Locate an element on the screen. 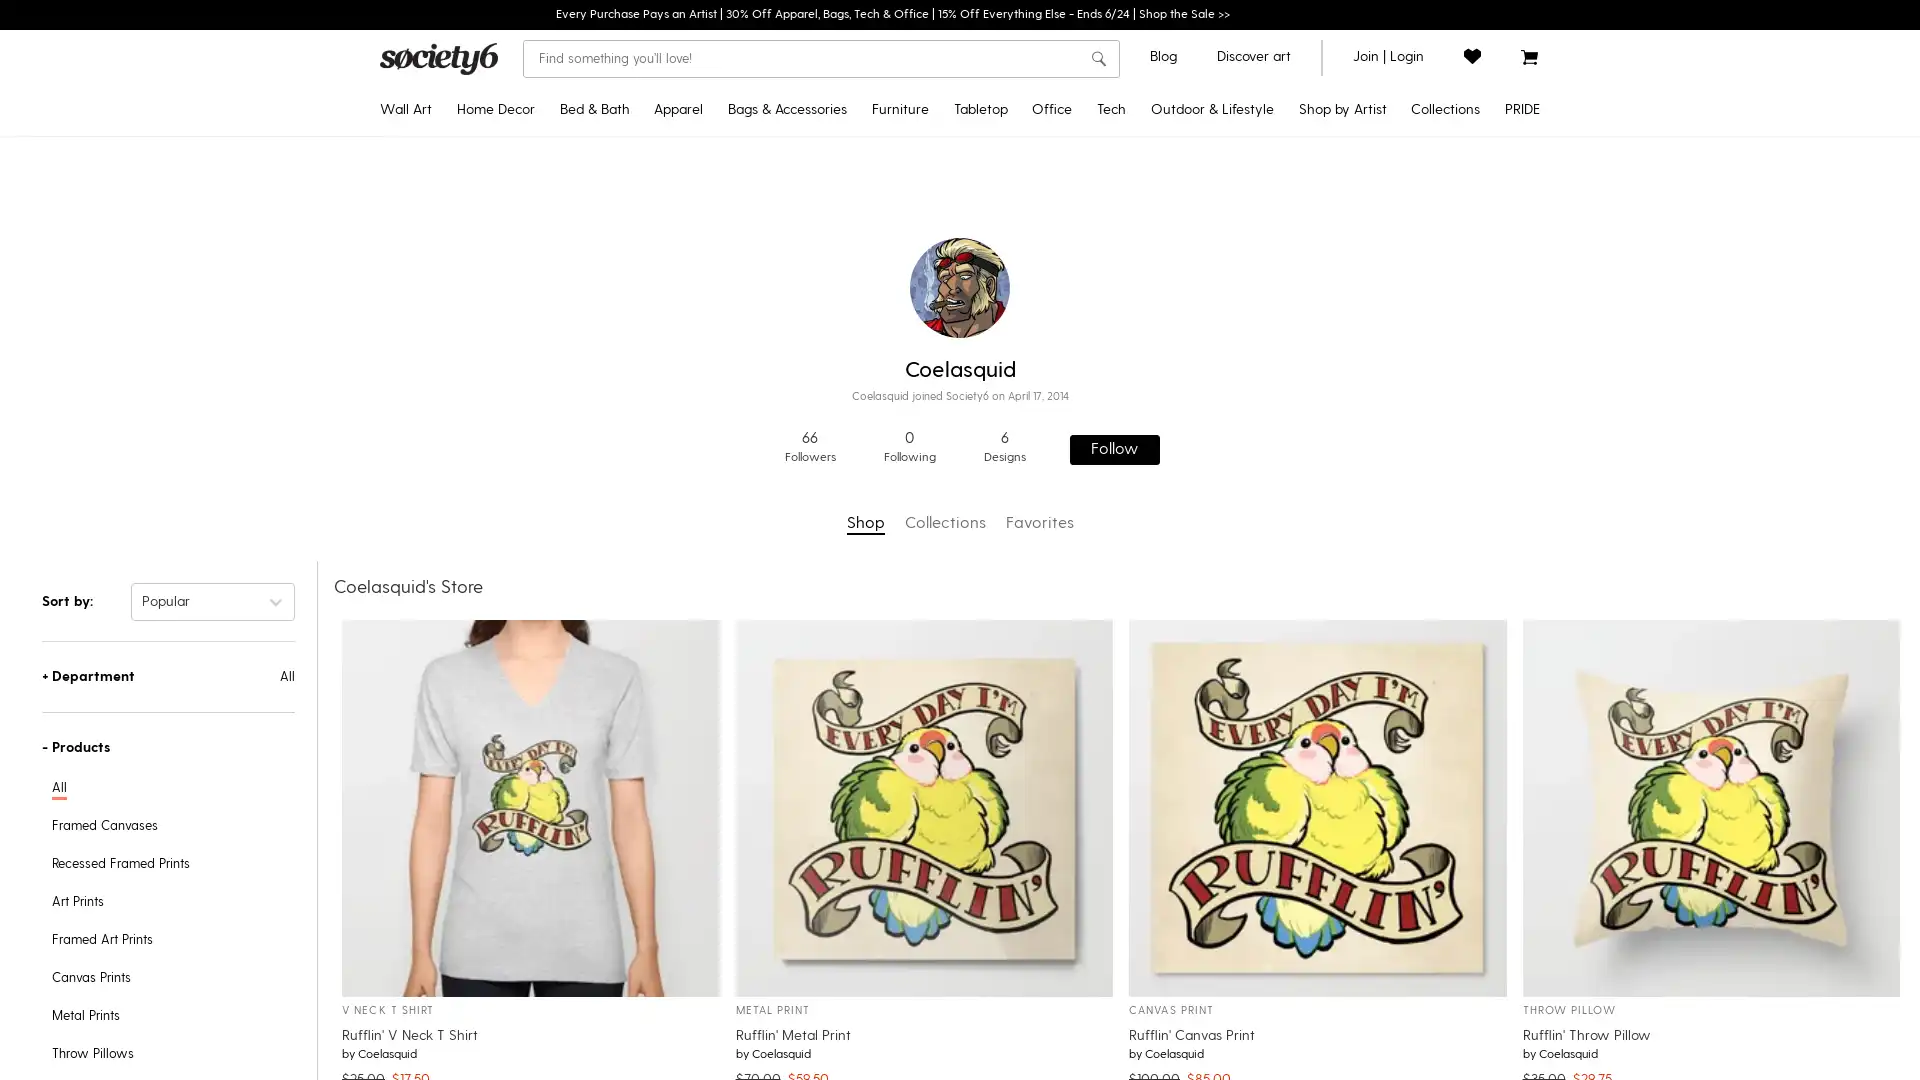 This screenshot has height=1080, width=1920. V-Neck T-Shirts is located at coordinates (741, 320).